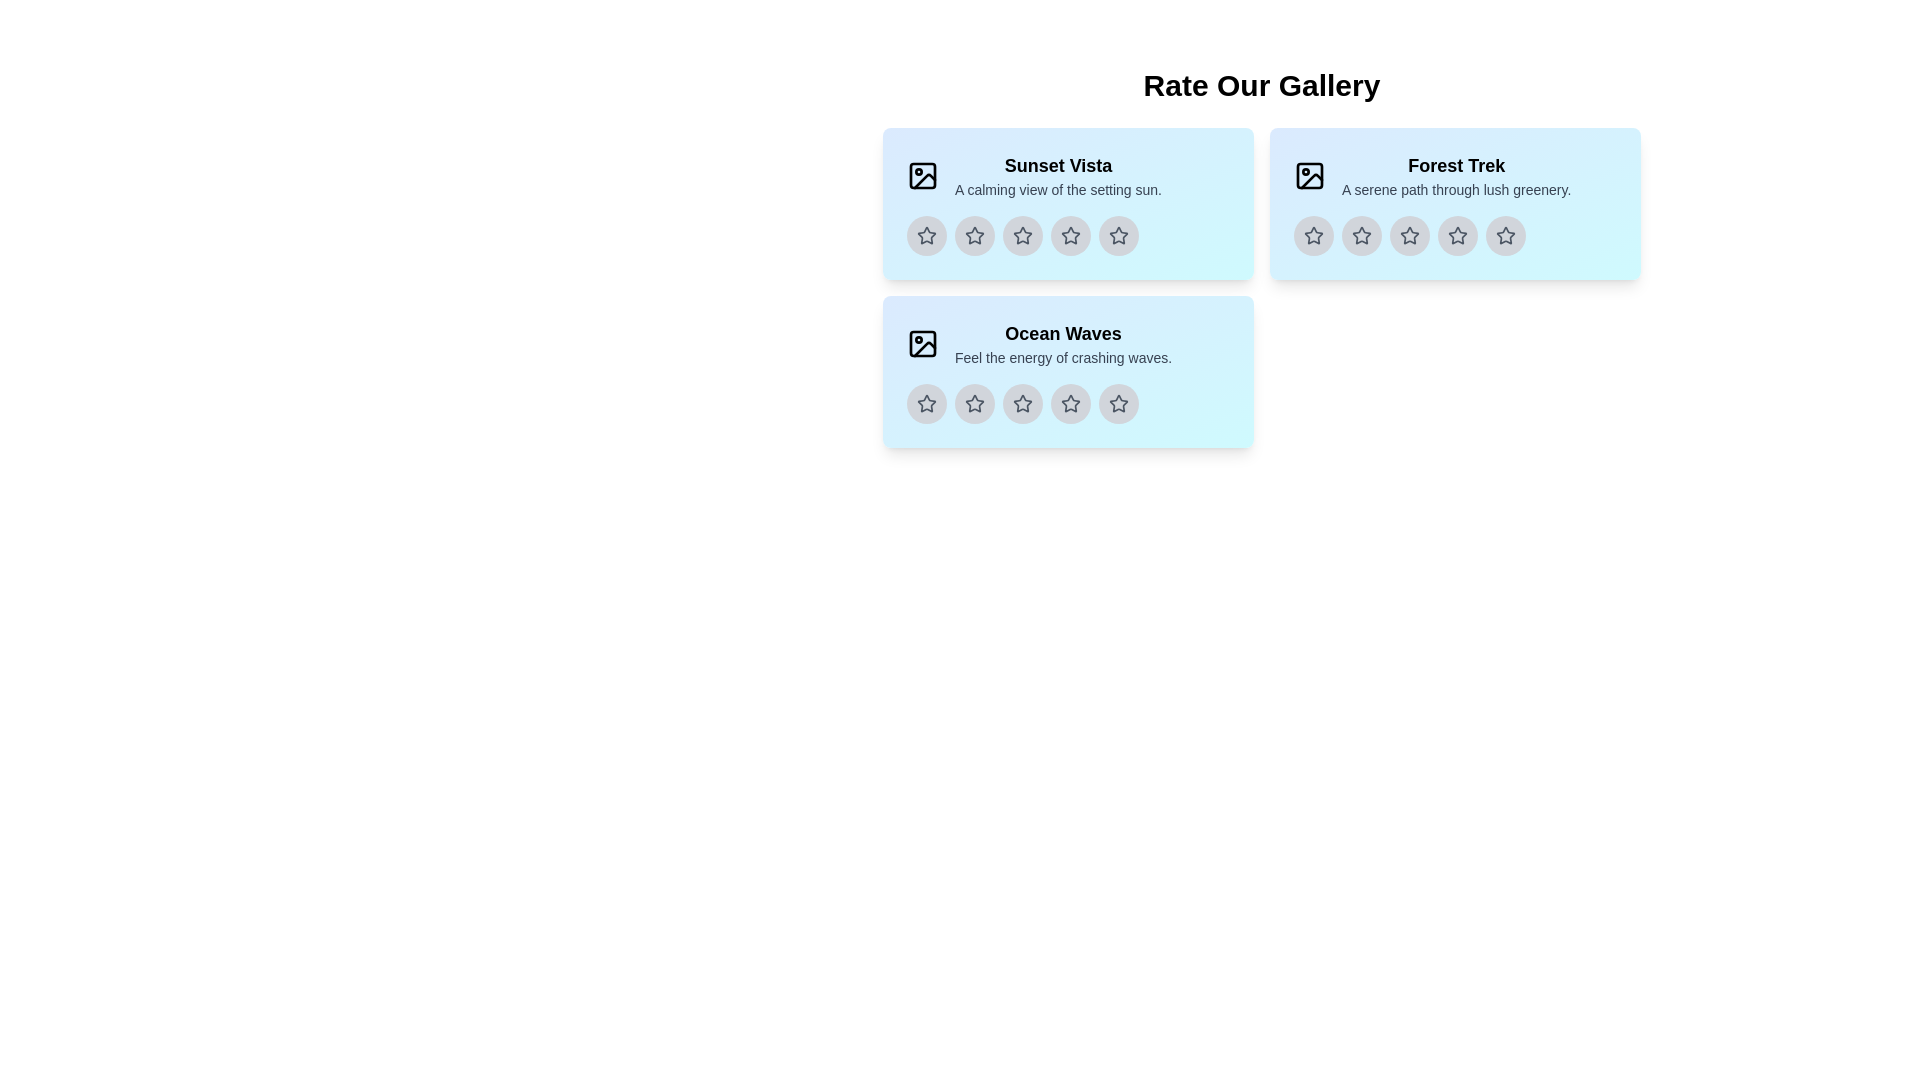 This screenshot has width=1920, height=1080. What do you see at coordinates (1314, 234) in the screenshot?
I see `the first circular button with a gray background and a hollow star icon` at bounding box center [1314, 234].